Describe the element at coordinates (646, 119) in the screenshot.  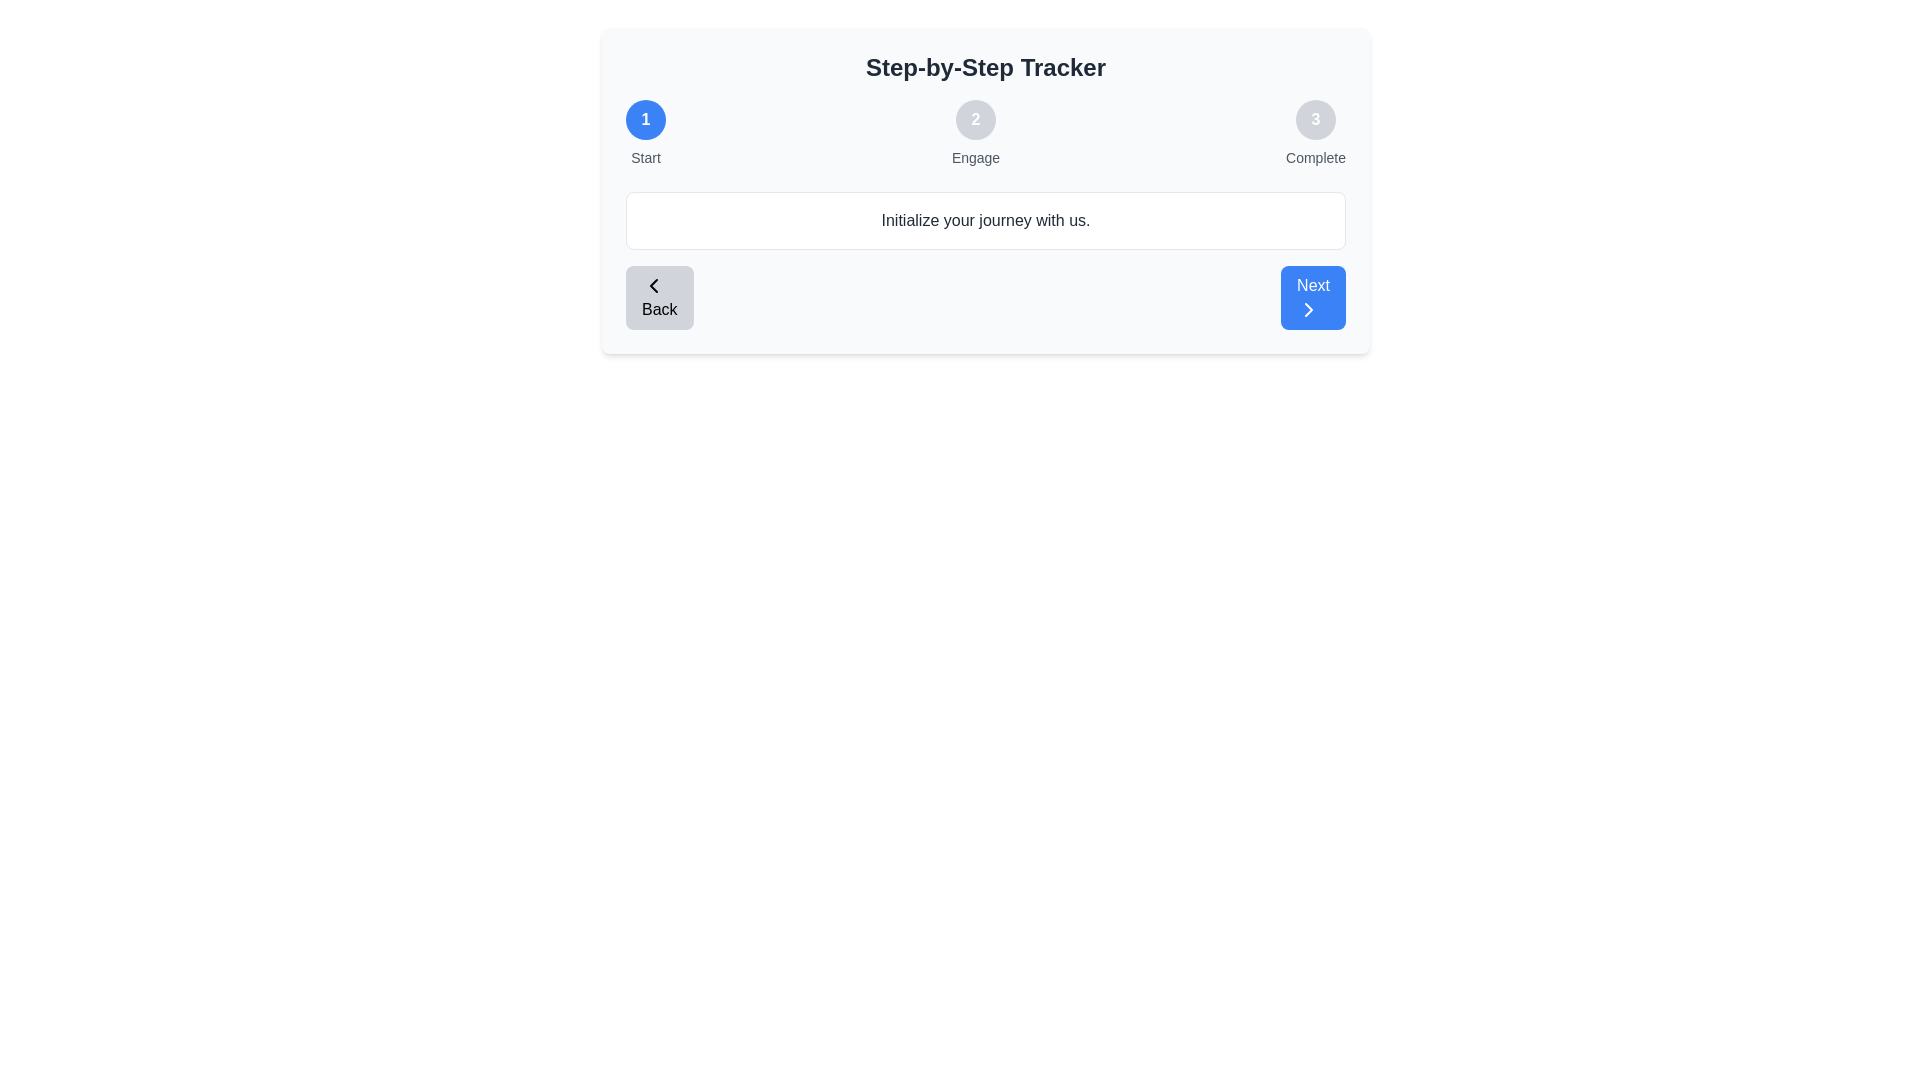
I see `the circular button with a blue background containing the numeral '1' at its center, located at the top-left corner of the step-by-step tracker interface` at that location.